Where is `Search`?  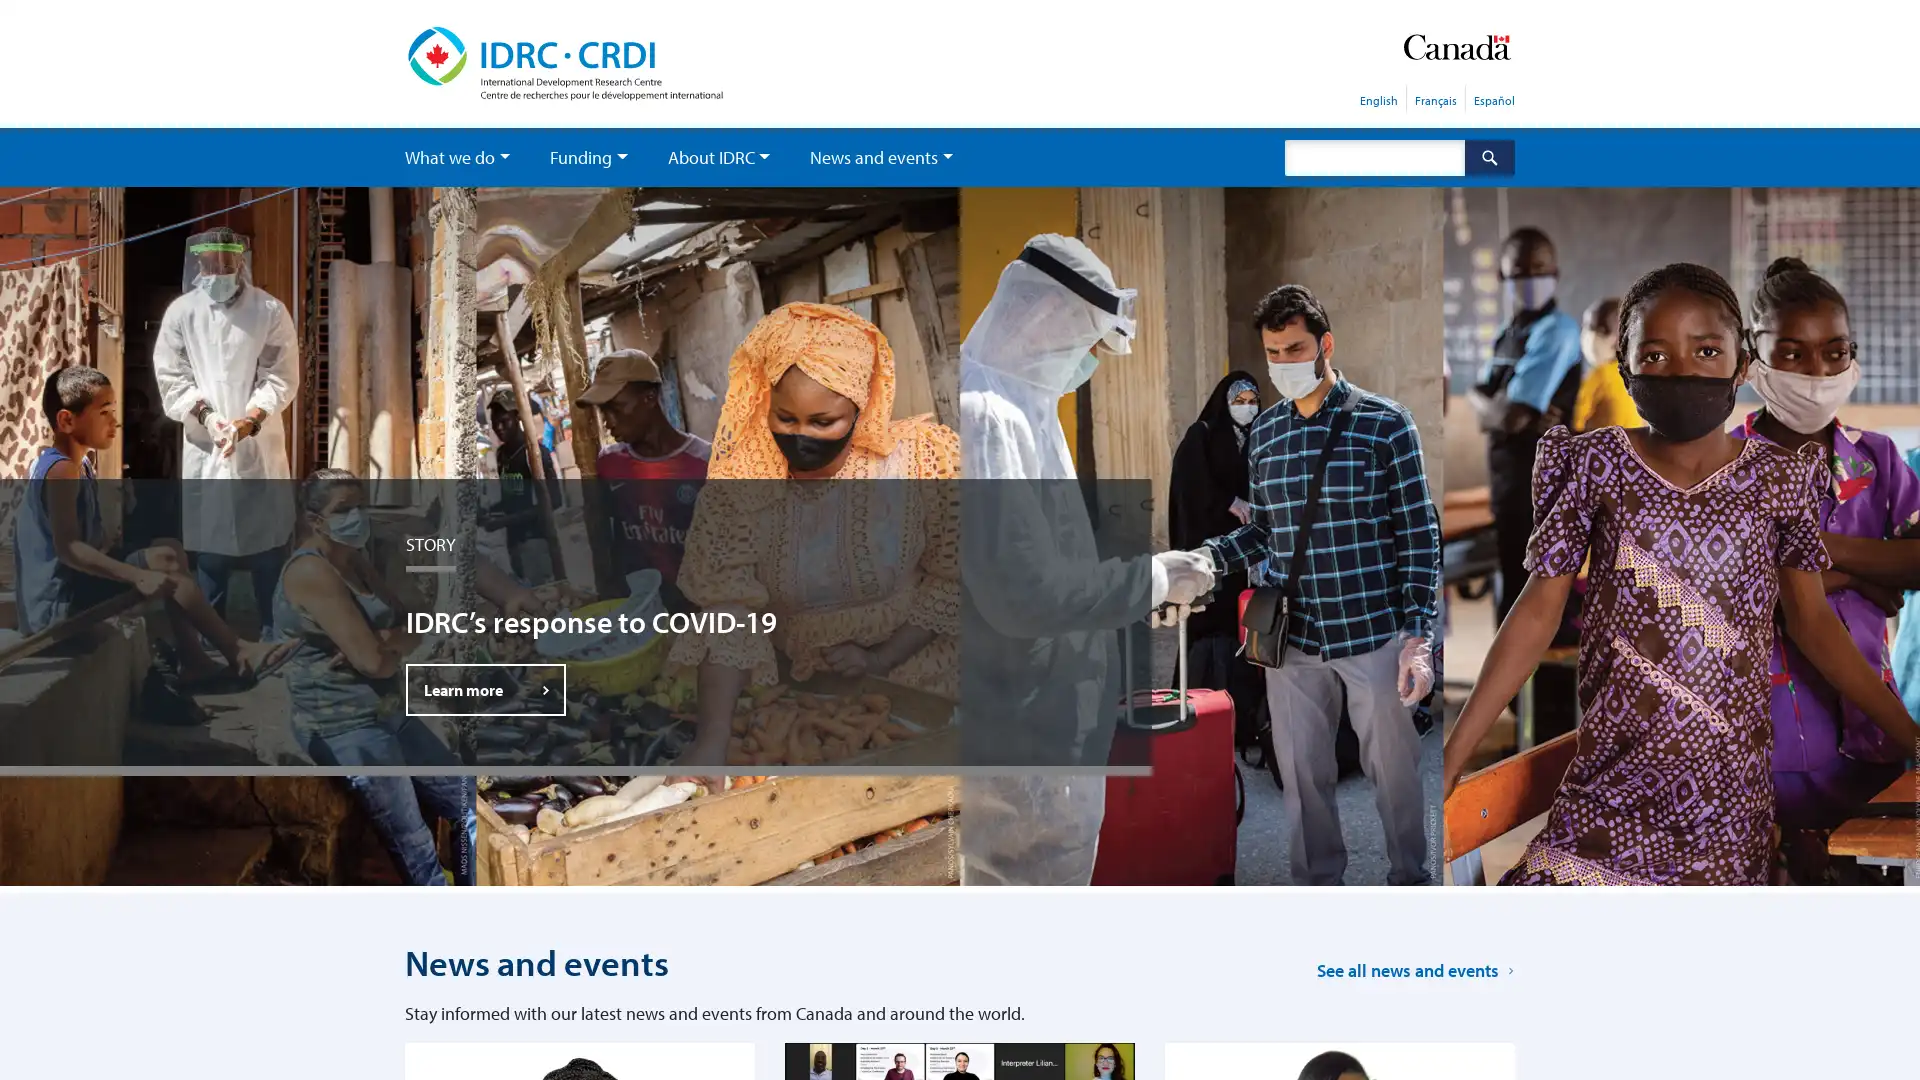 Search is located at coordinates (1489, 156).